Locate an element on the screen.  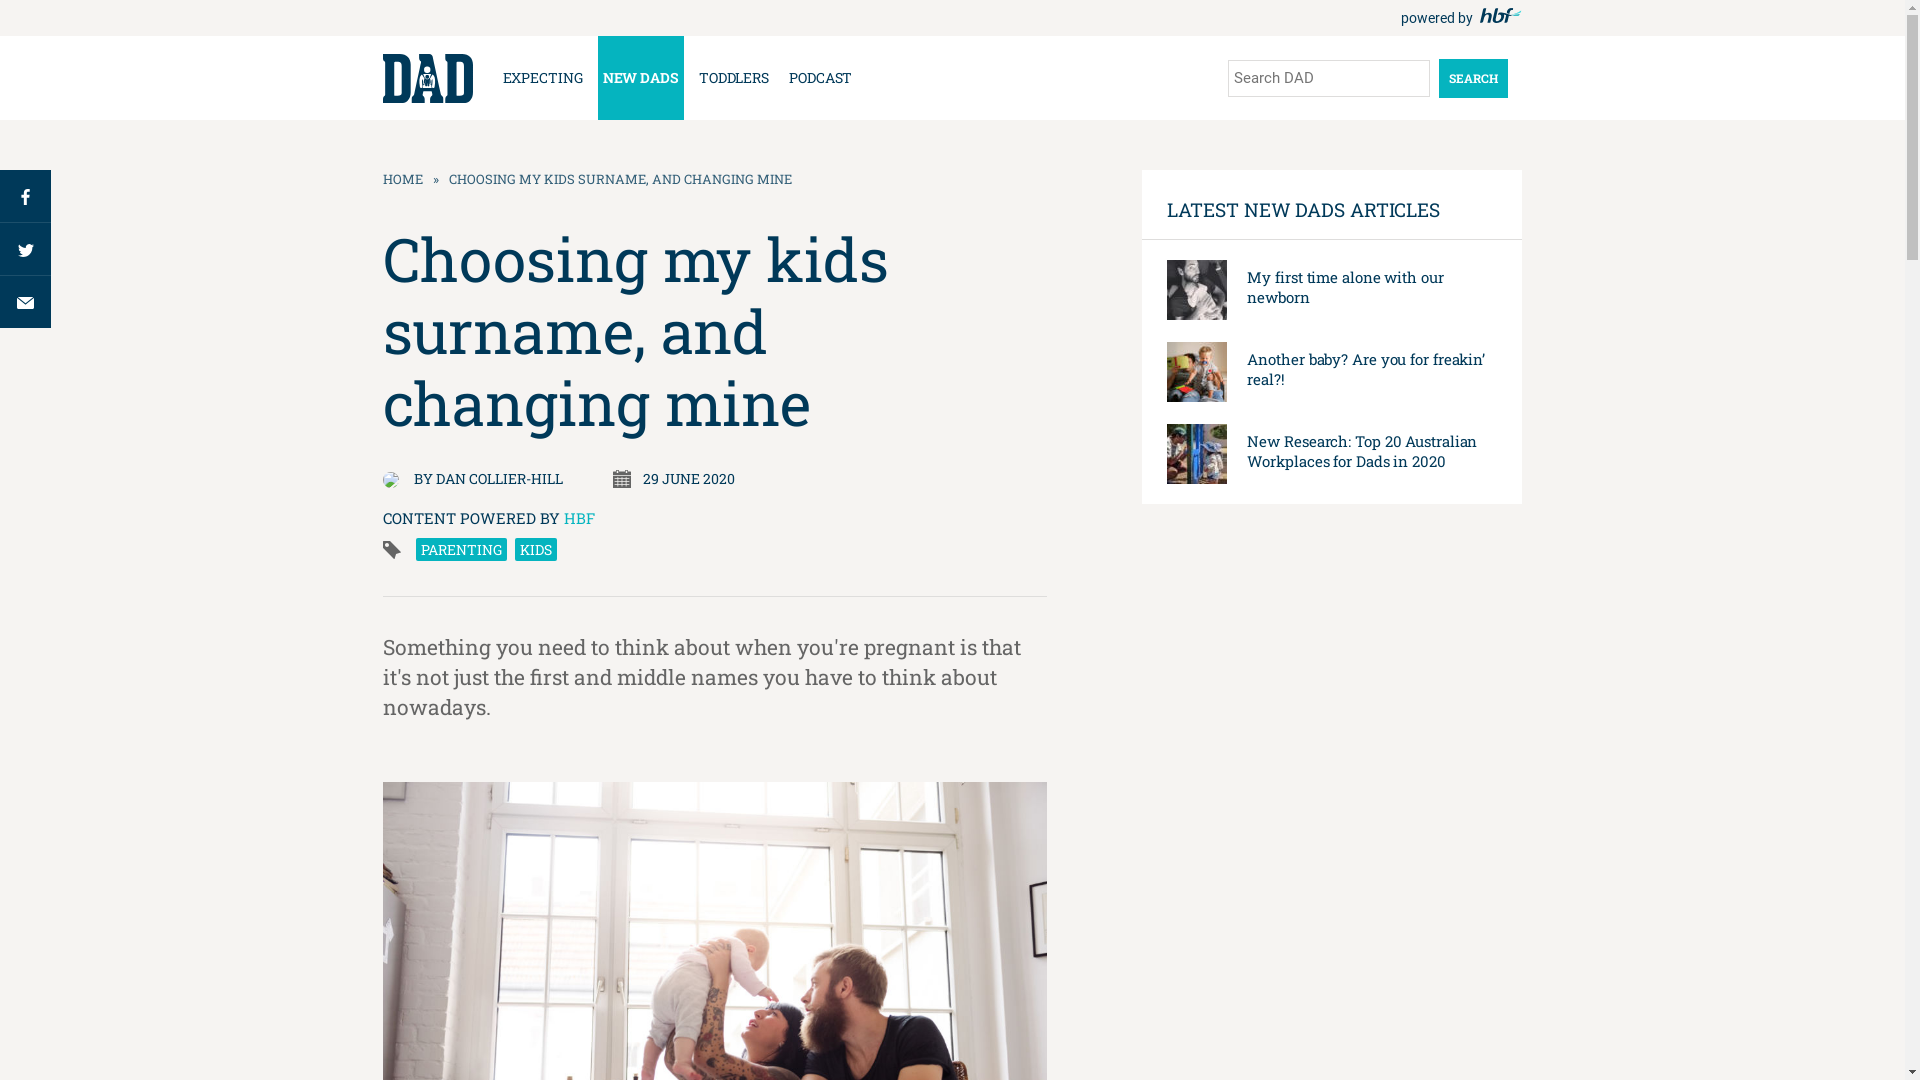
'Email' is located at coordinates (0, 301).